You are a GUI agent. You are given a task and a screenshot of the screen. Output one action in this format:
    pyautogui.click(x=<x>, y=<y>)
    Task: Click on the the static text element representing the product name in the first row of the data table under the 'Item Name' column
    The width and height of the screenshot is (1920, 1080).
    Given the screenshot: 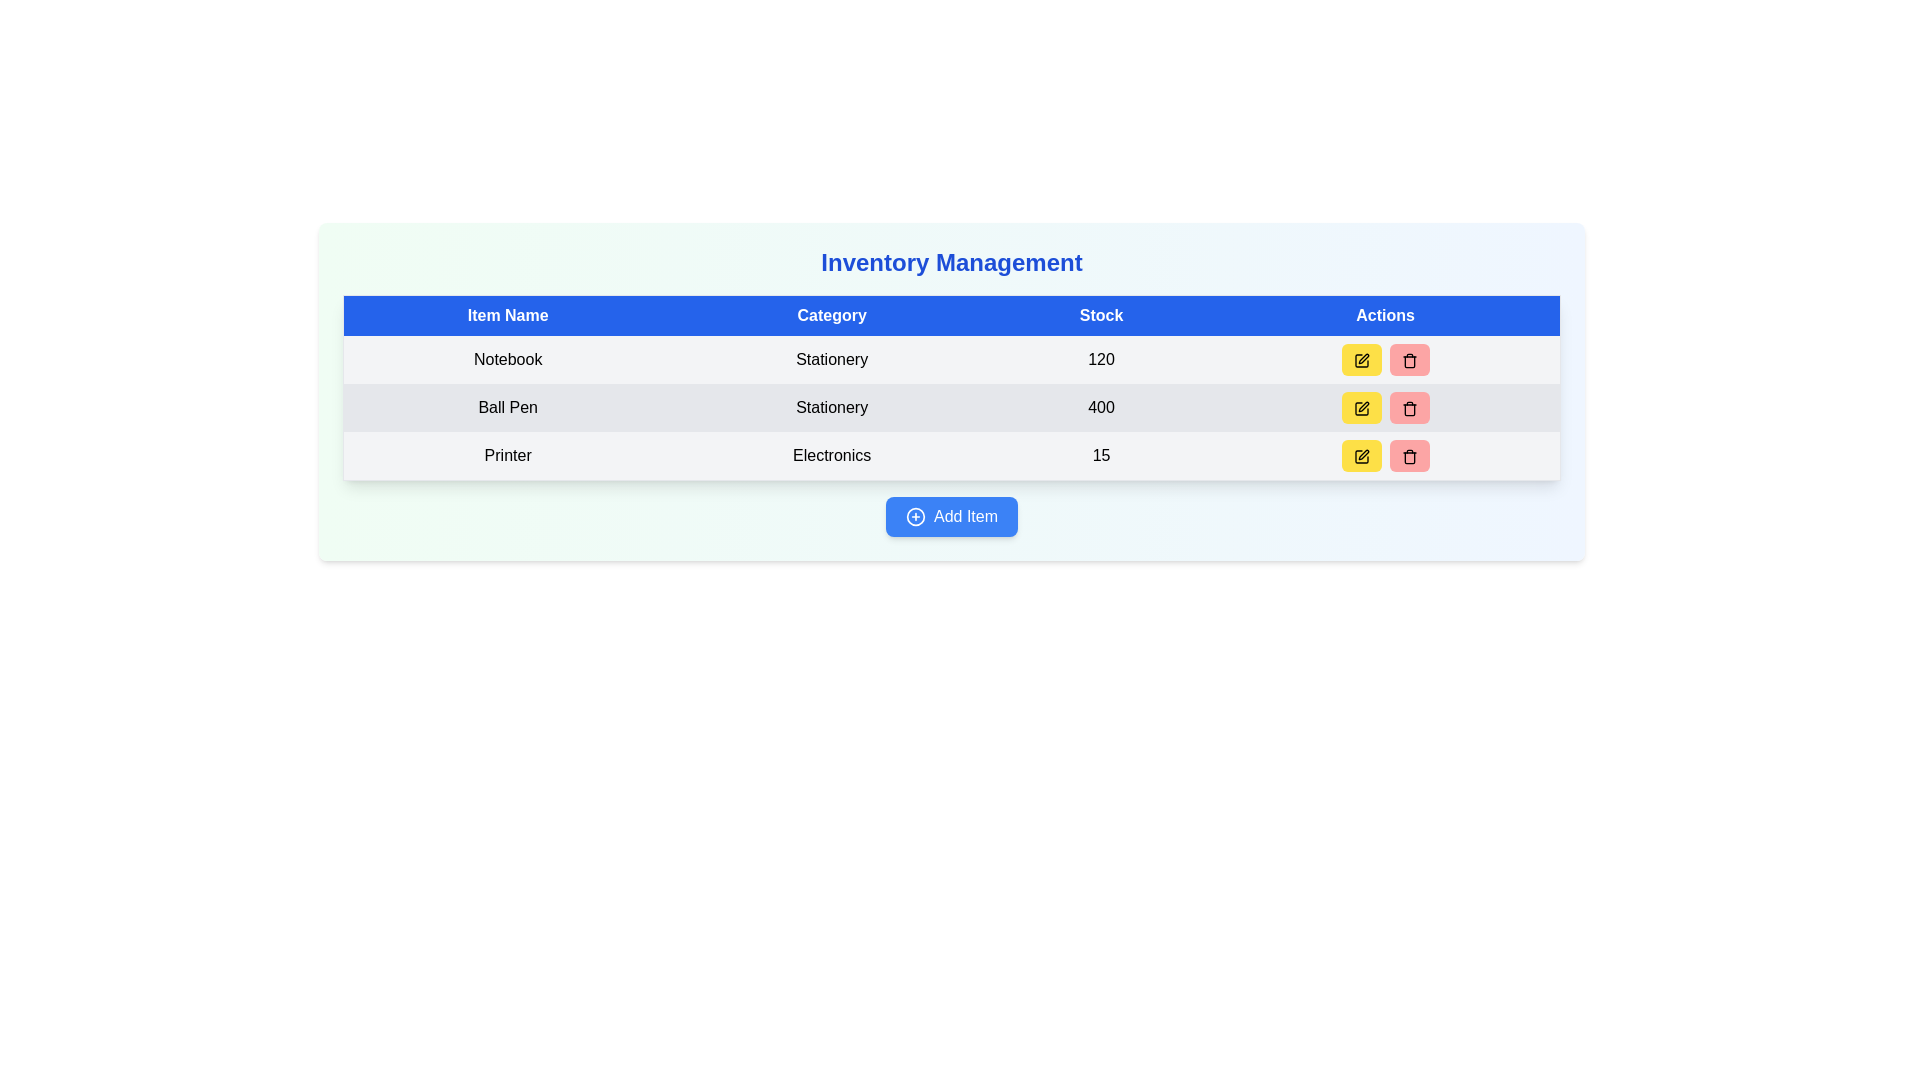 What is the action you would take?
    pyautogui.click(x=507, y=358)
    